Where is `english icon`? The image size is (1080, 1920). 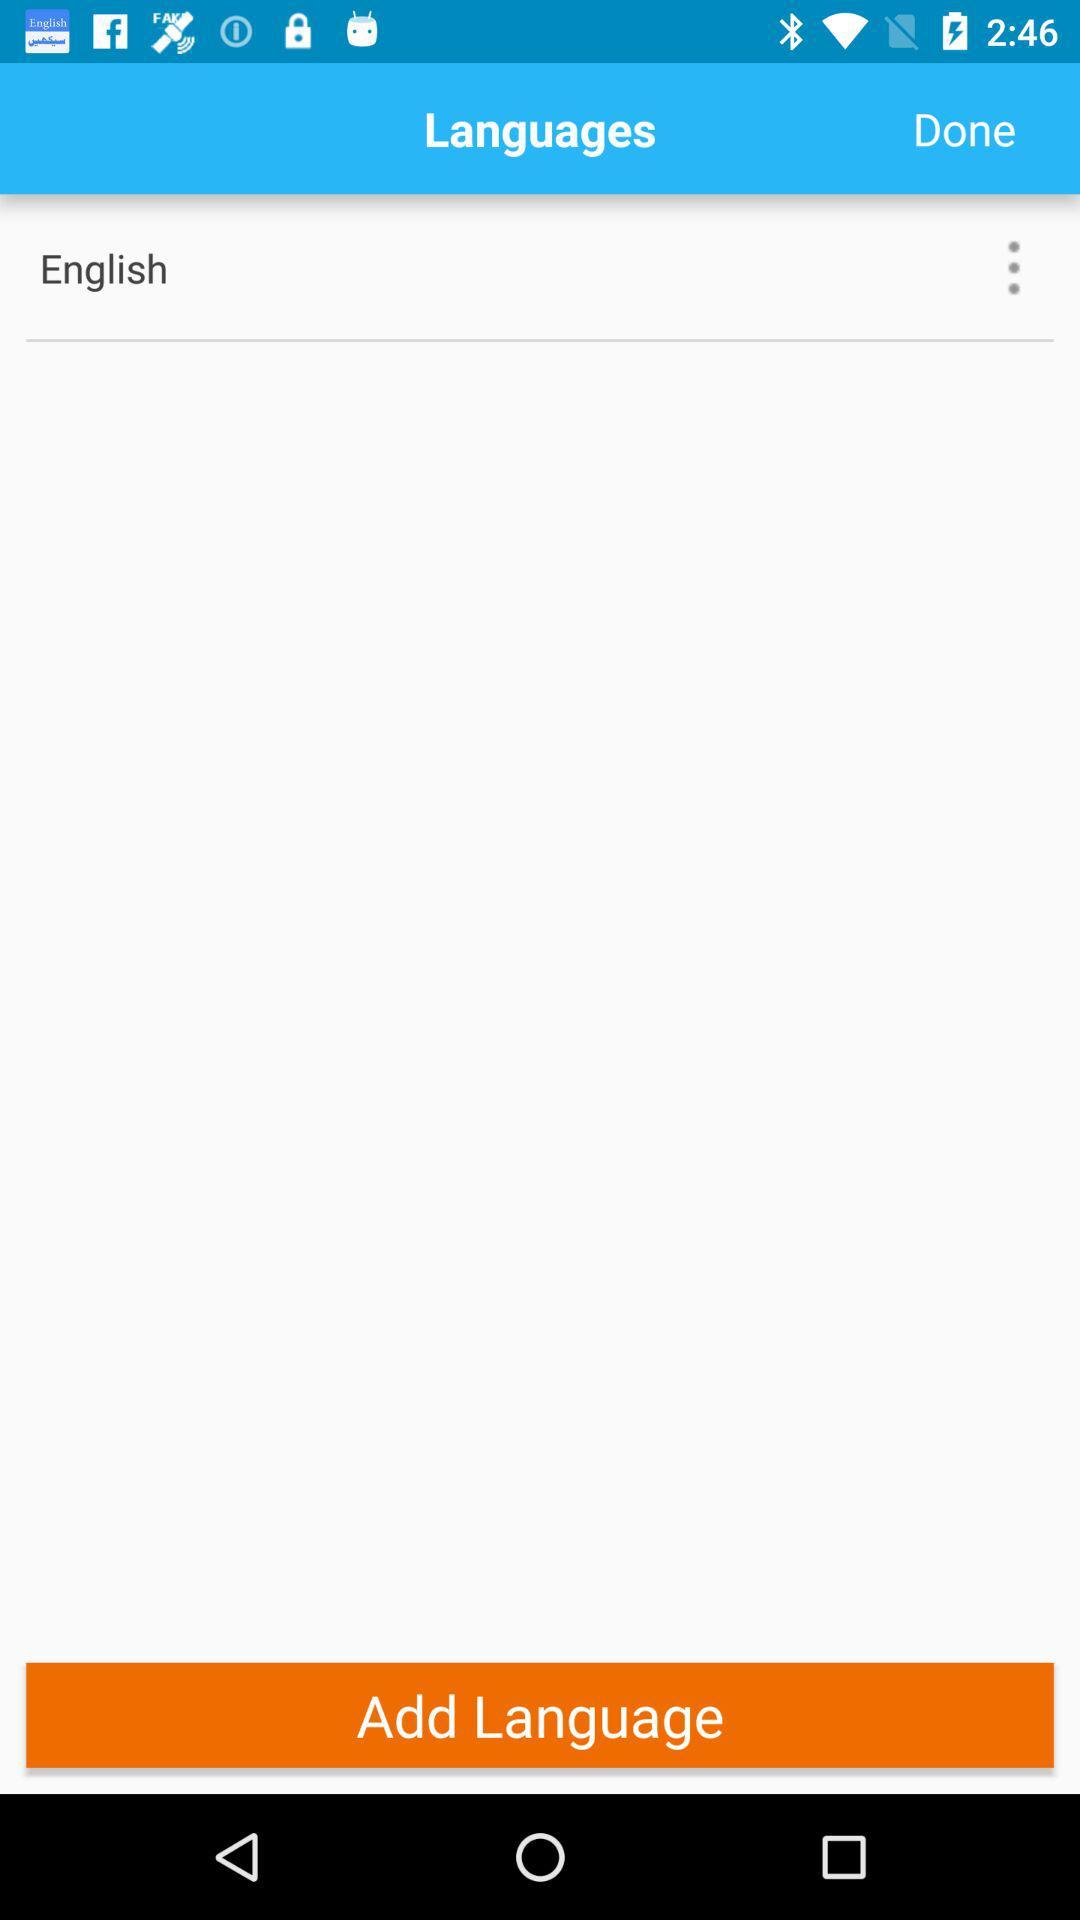
english icon is located at coordinates (168, 267).